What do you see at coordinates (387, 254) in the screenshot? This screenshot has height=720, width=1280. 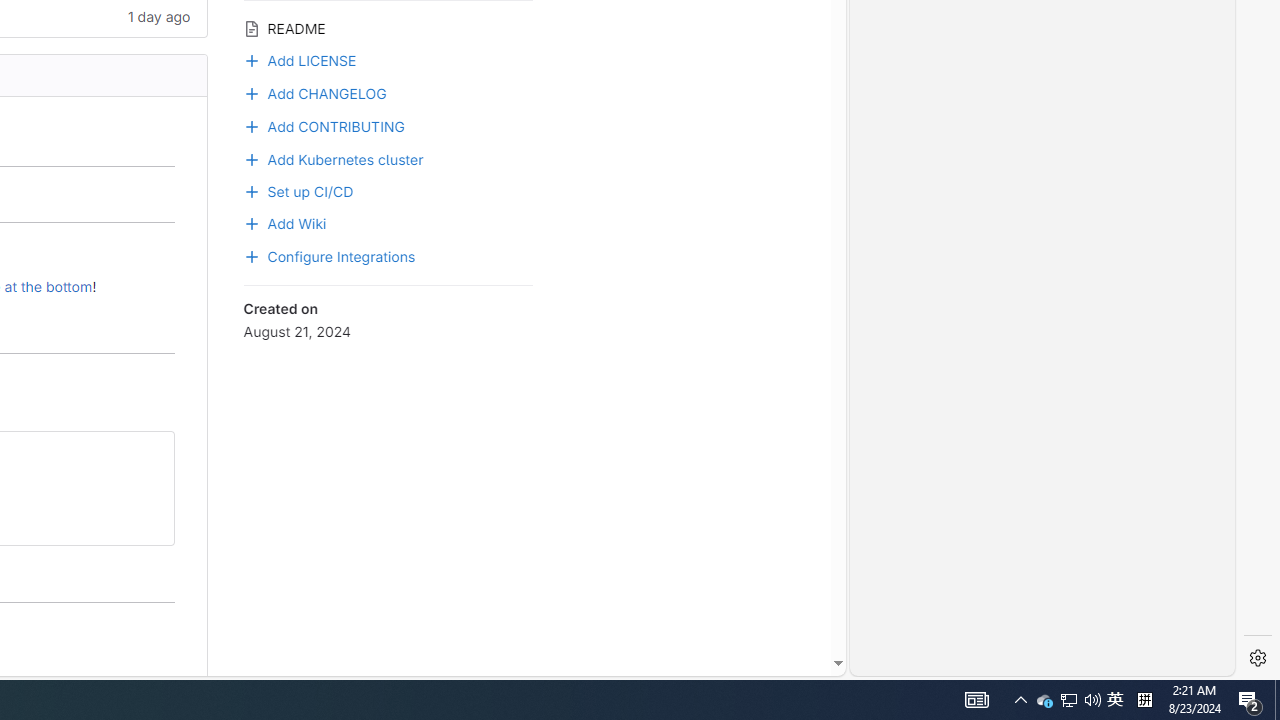 I see `'Configure Integrations'` at bounding box center [387, 254].